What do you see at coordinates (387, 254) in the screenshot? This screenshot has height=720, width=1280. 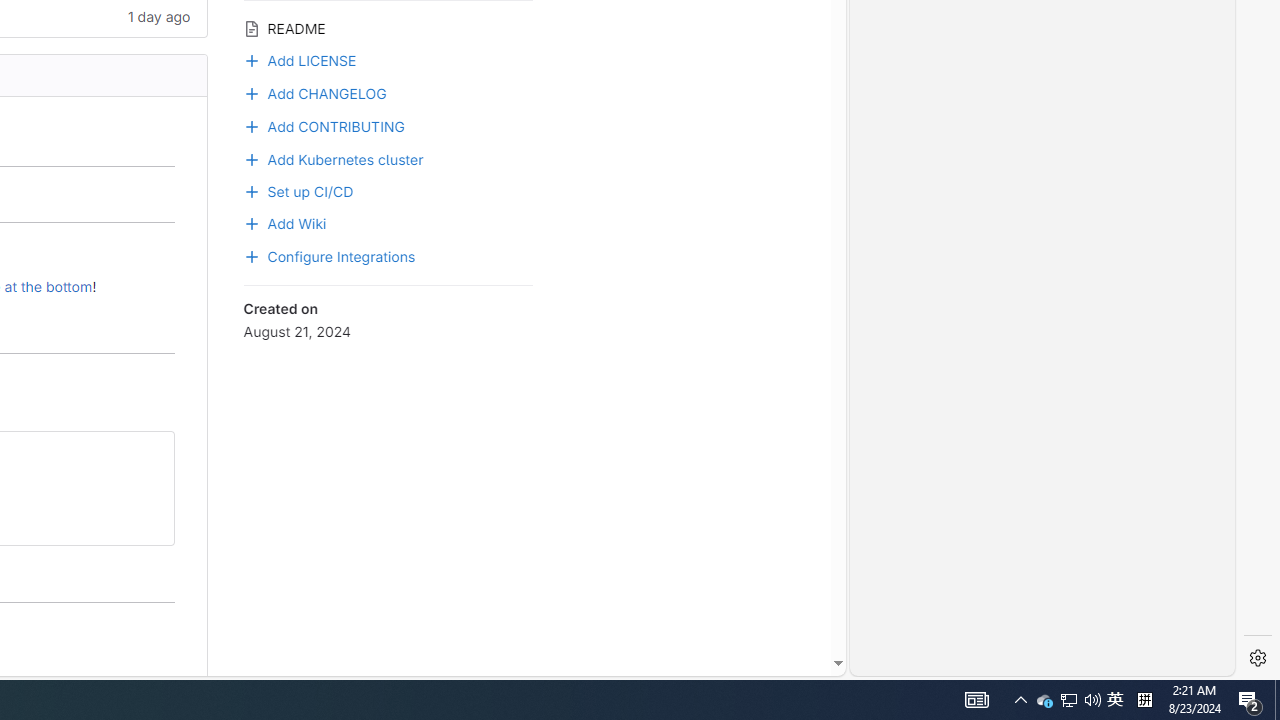 I see `'Configure Integrations'` at bounding box center [387, 254].